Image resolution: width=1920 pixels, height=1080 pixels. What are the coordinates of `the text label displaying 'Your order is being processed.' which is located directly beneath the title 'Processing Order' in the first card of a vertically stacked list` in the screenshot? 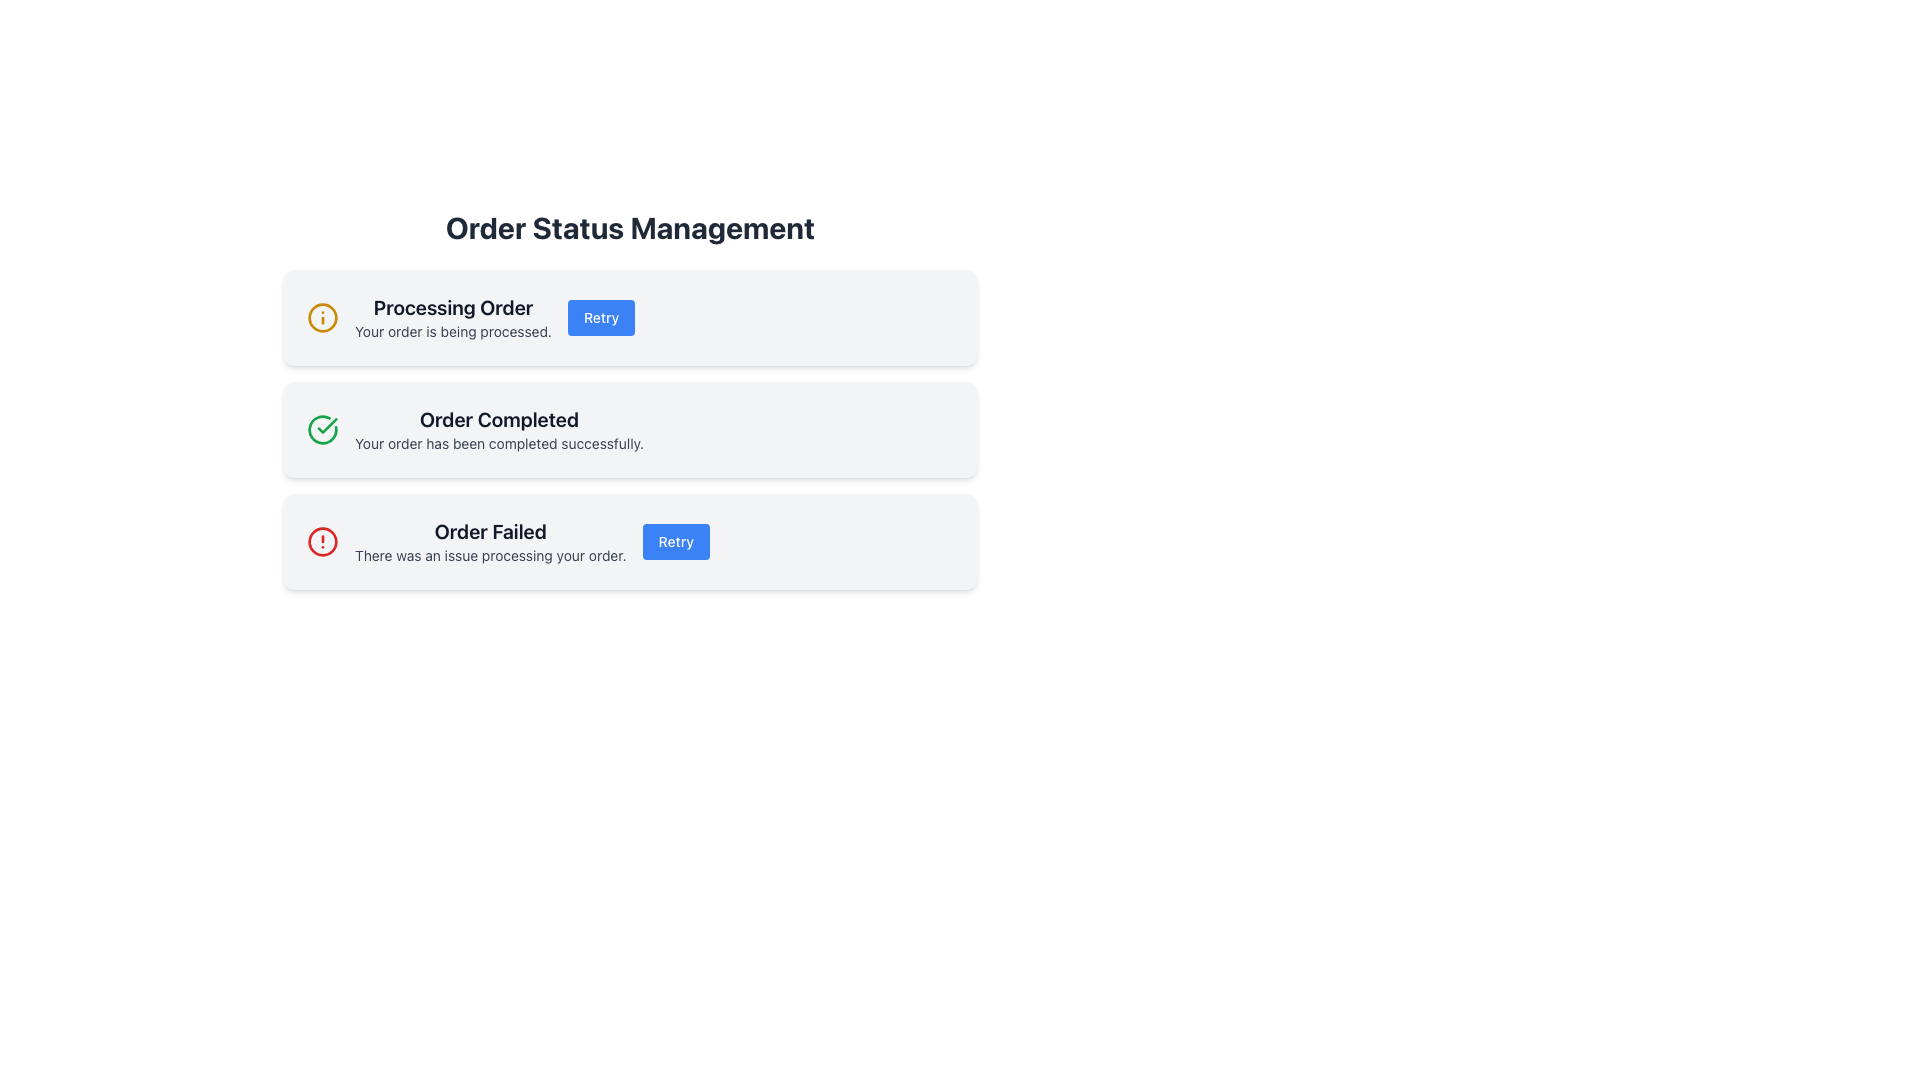 It's located at (452, 330).